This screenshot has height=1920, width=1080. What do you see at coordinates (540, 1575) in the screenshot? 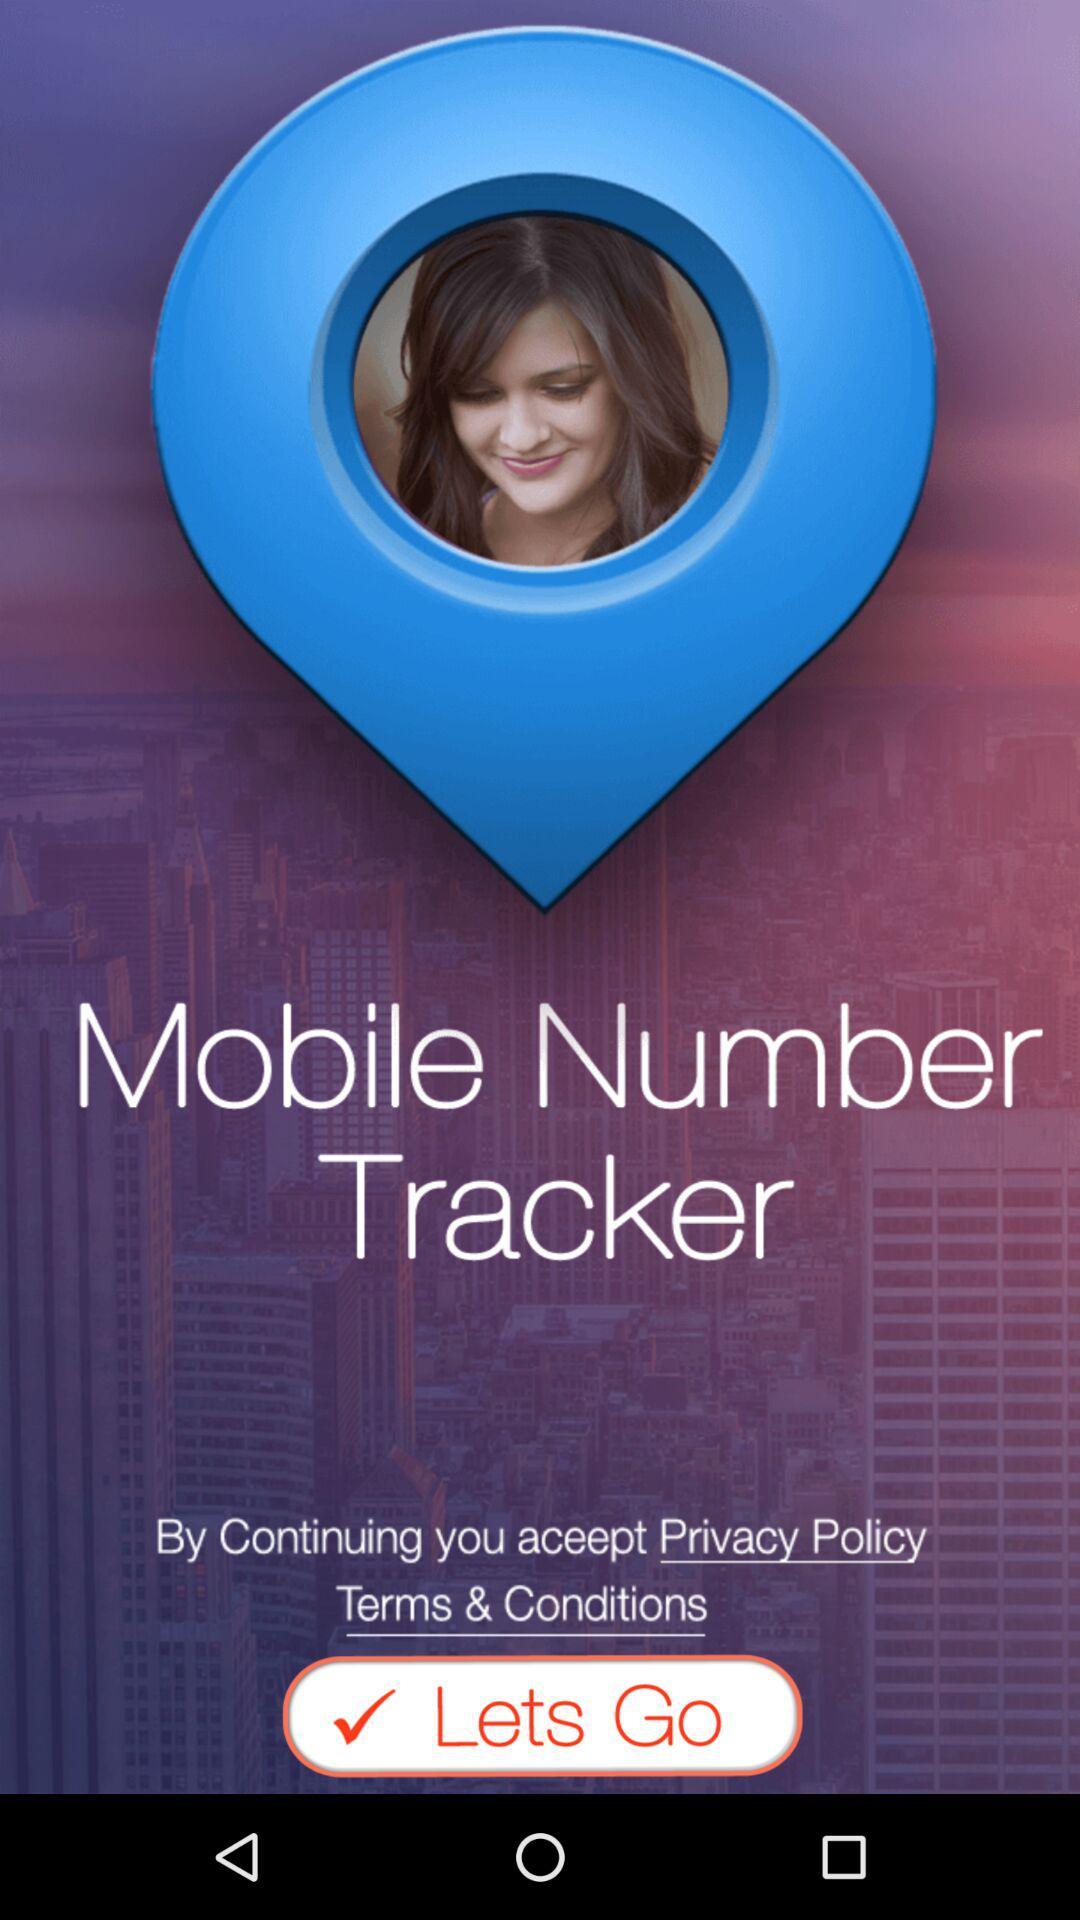
I see `read terms and conditions` at bounding box center [540, 1575].